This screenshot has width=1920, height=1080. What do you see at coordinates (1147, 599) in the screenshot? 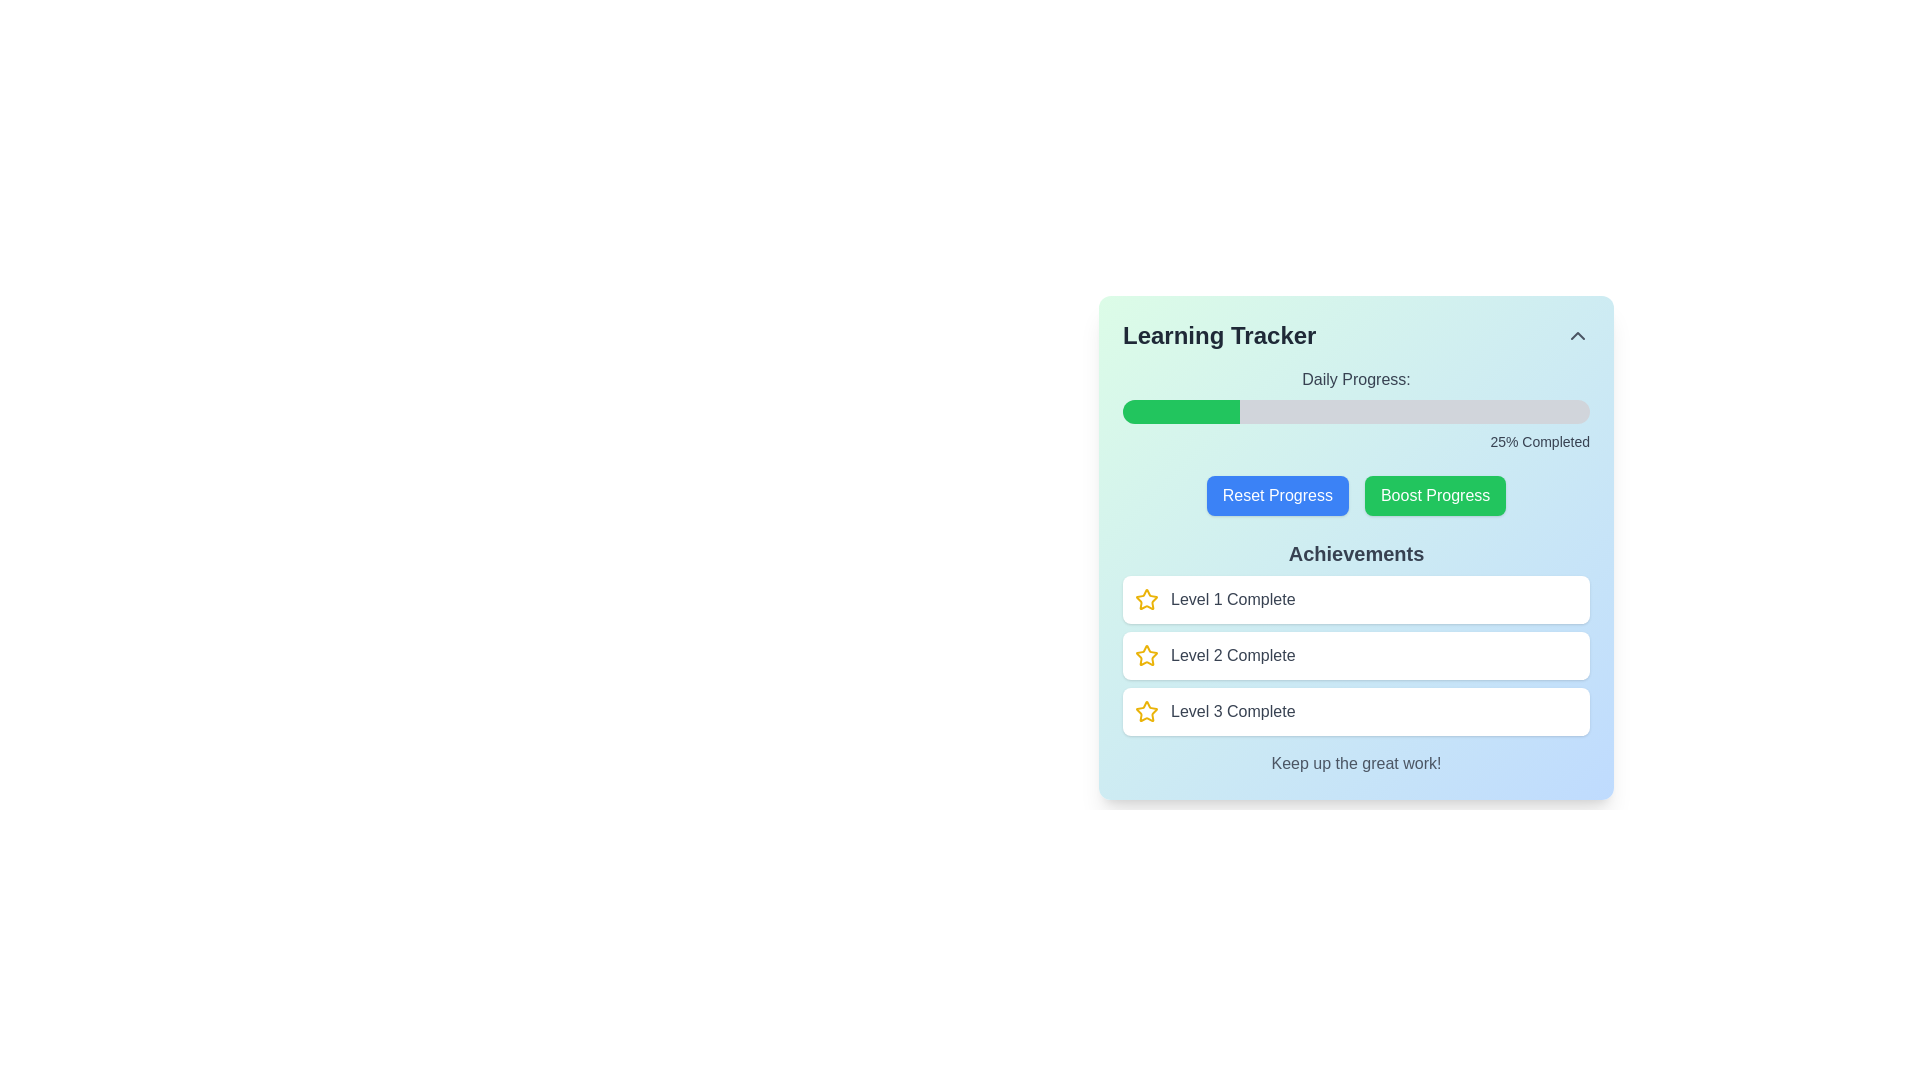
I see `the leftmost star icon representing the completion status of the 'Level 1' achievement in the 'Achievements' section` at bounding box center [1147, 599].